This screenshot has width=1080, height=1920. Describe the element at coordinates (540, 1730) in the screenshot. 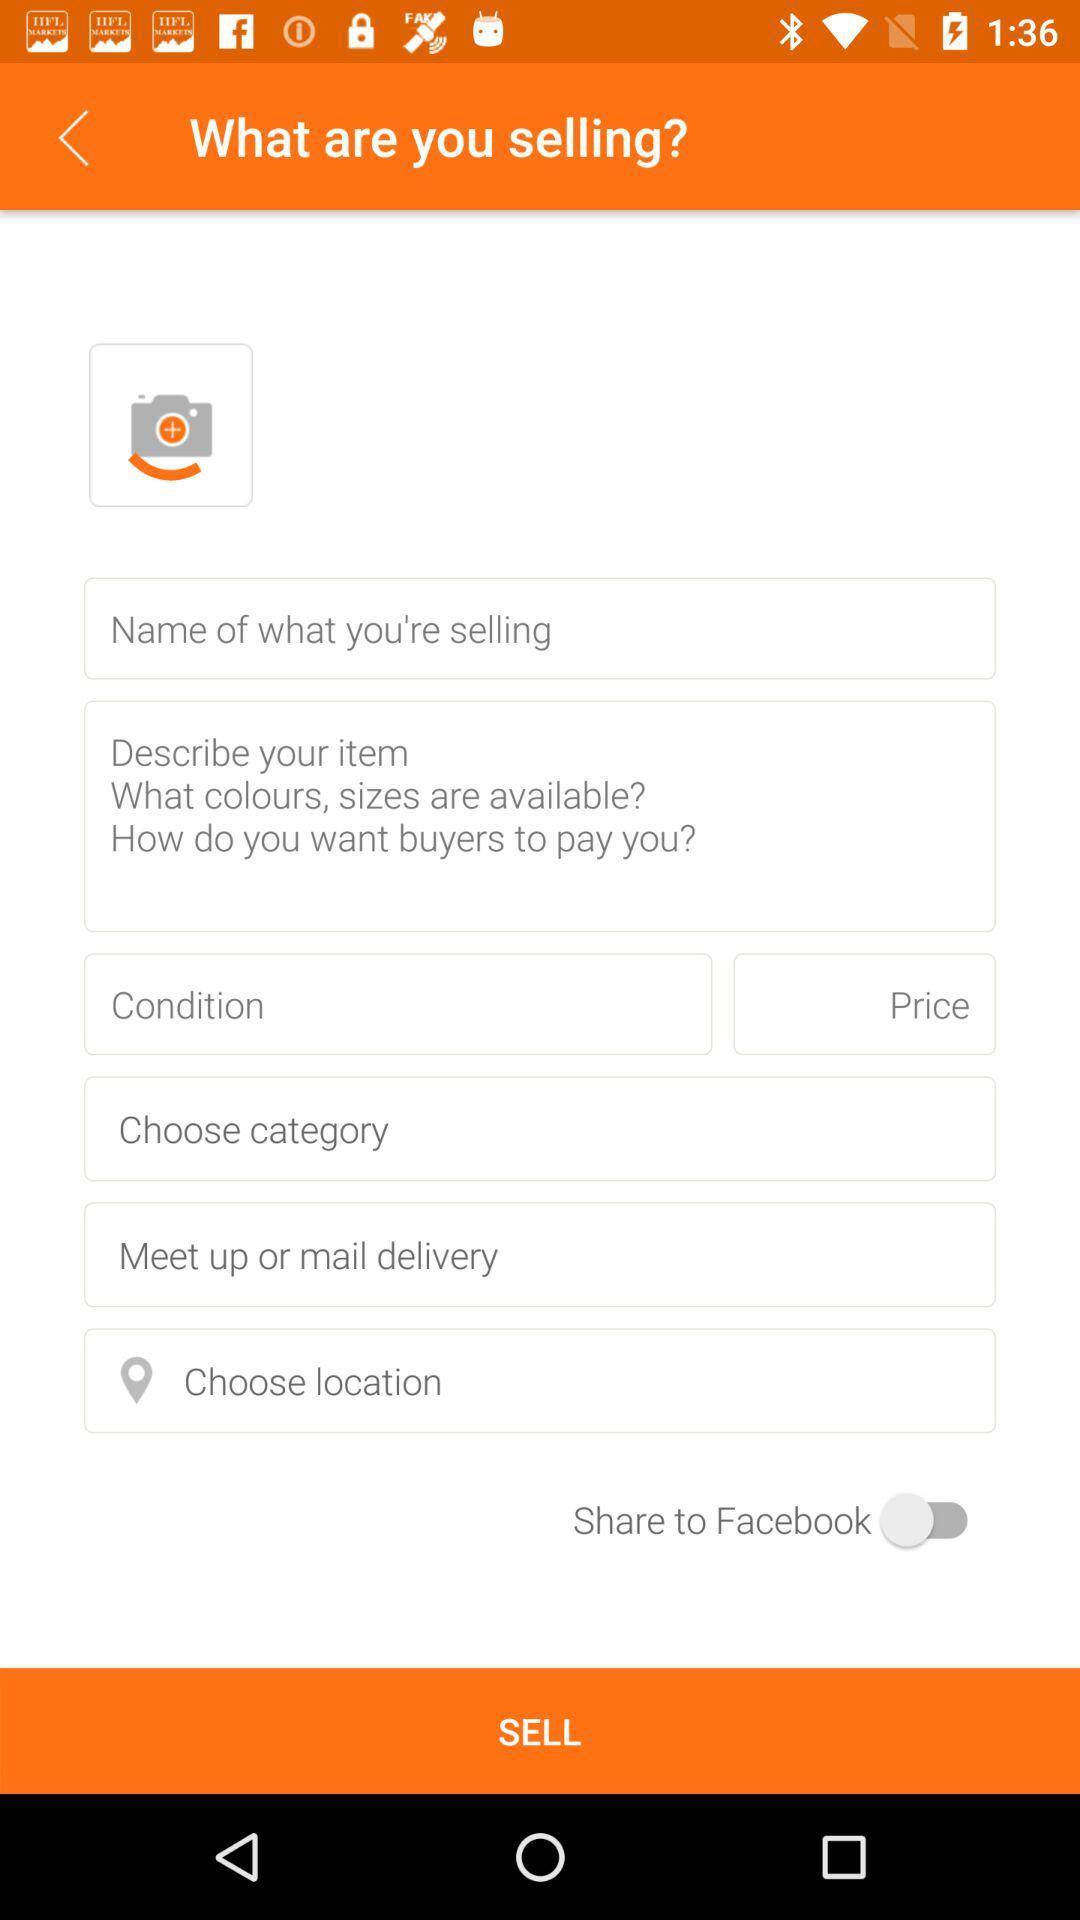

I see `sell item` at that location.